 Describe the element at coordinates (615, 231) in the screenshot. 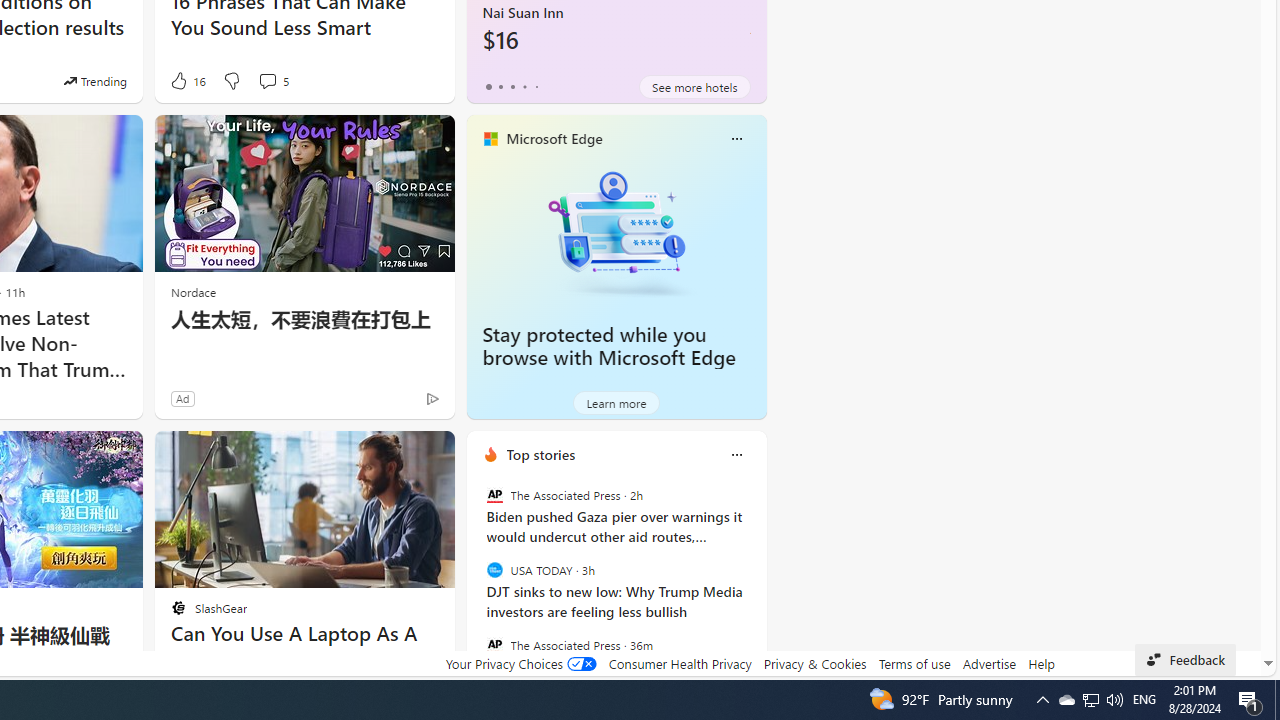

I see `'Stay protected while you browse with Microsoft Edge'` at that location.